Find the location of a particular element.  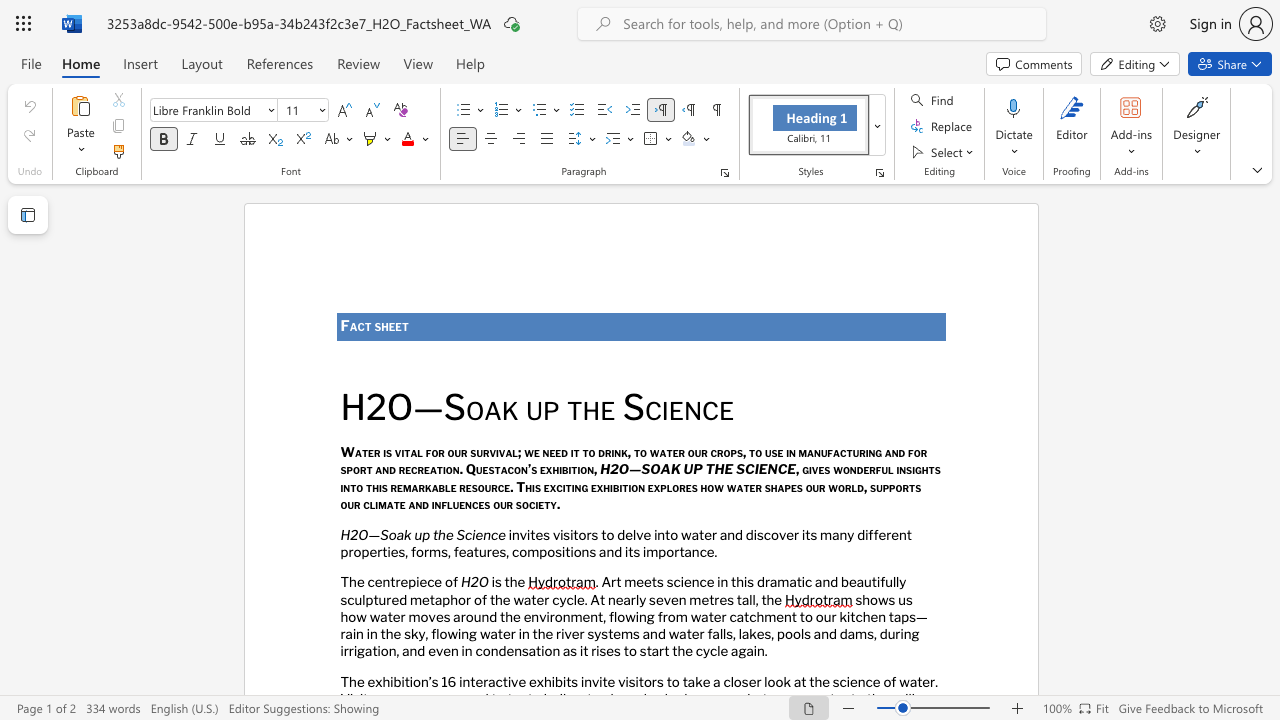

the subset text "he centrepiece of" within the text "The centrepiece of" is located at coordinates (349, 582).